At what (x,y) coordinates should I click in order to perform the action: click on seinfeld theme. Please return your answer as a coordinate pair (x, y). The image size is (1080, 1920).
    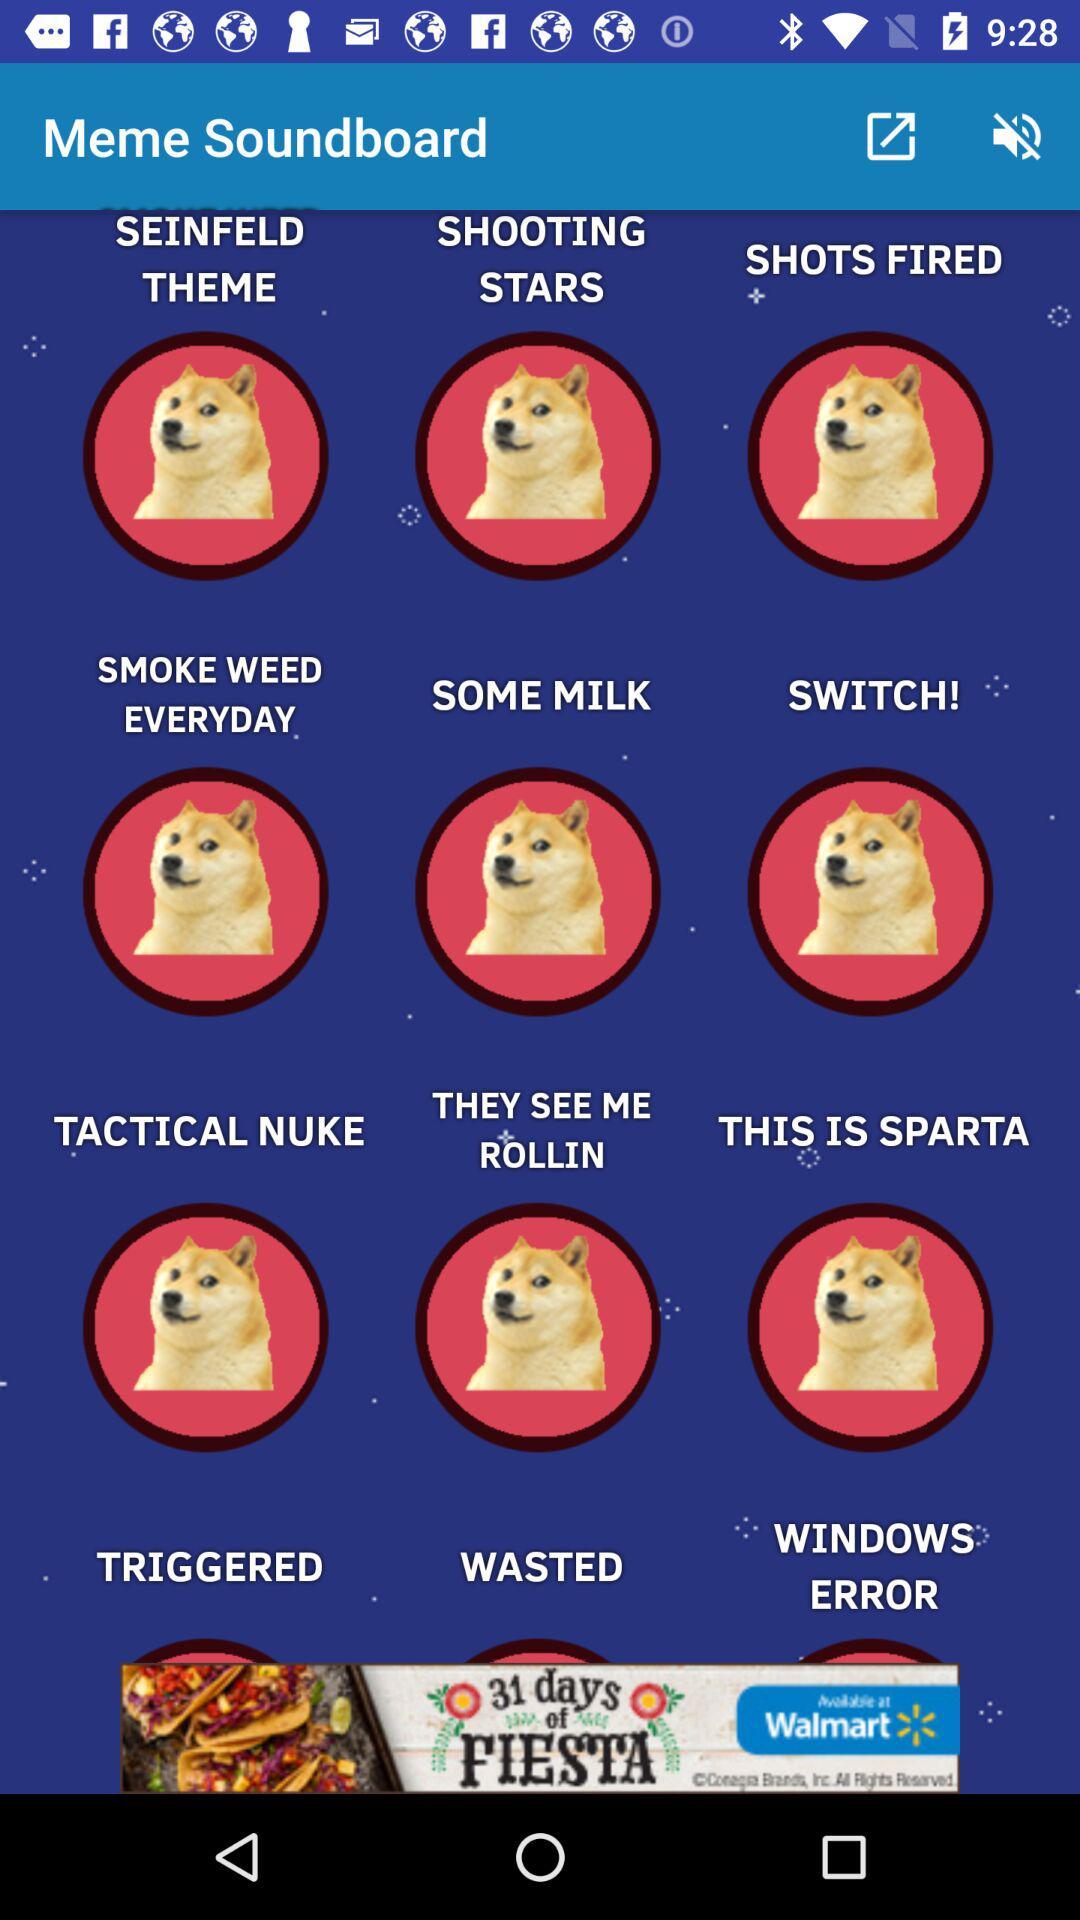
    Looking at the image, I should click on (207, 281).